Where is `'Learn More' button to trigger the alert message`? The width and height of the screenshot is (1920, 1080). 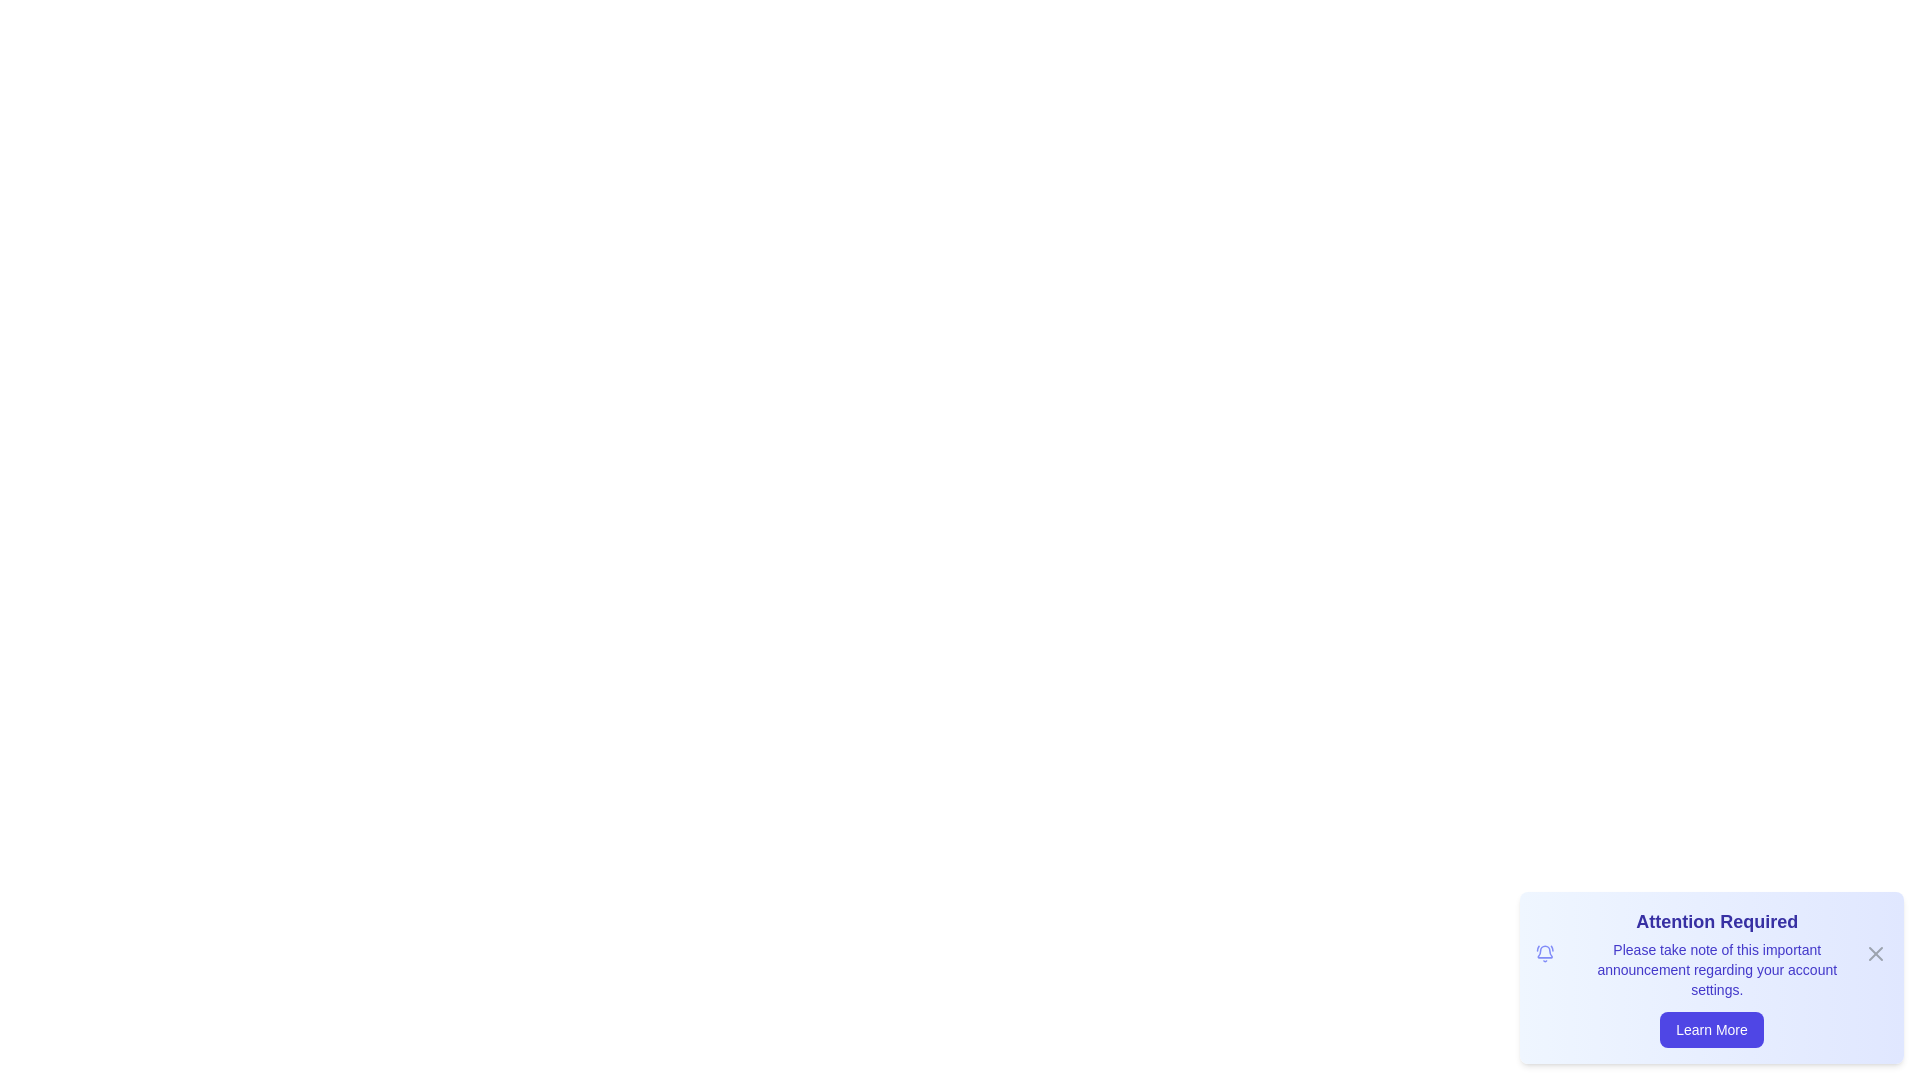
'Learn More' button to trigger the alert message is located at coordinates (1711, 1029).